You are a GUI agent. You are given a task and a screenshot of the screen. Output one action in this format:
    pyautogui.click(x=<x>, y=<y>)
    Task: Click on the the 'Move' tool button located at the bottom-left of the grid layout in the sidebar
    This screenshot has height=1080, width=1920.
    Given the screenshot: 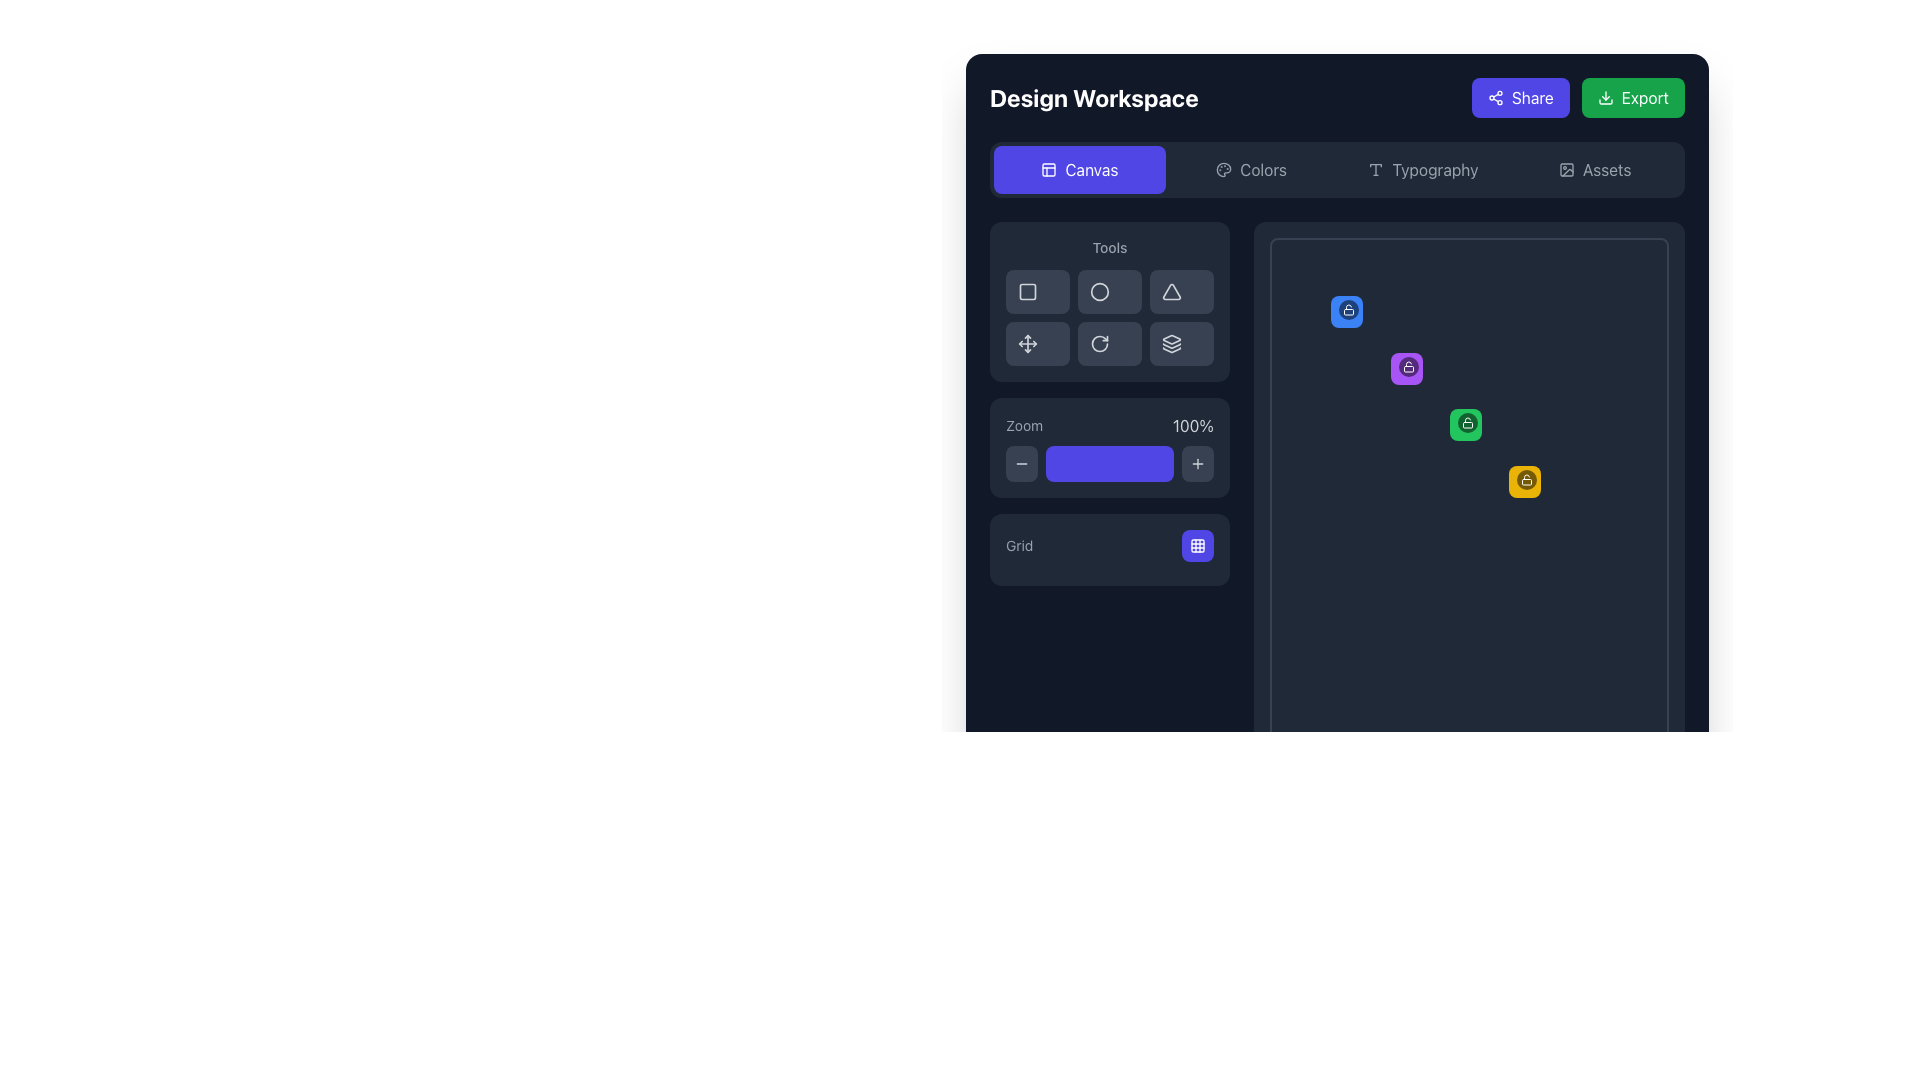 What is the action you would take?
    pyautogui.click(x=1037, y=342)
    